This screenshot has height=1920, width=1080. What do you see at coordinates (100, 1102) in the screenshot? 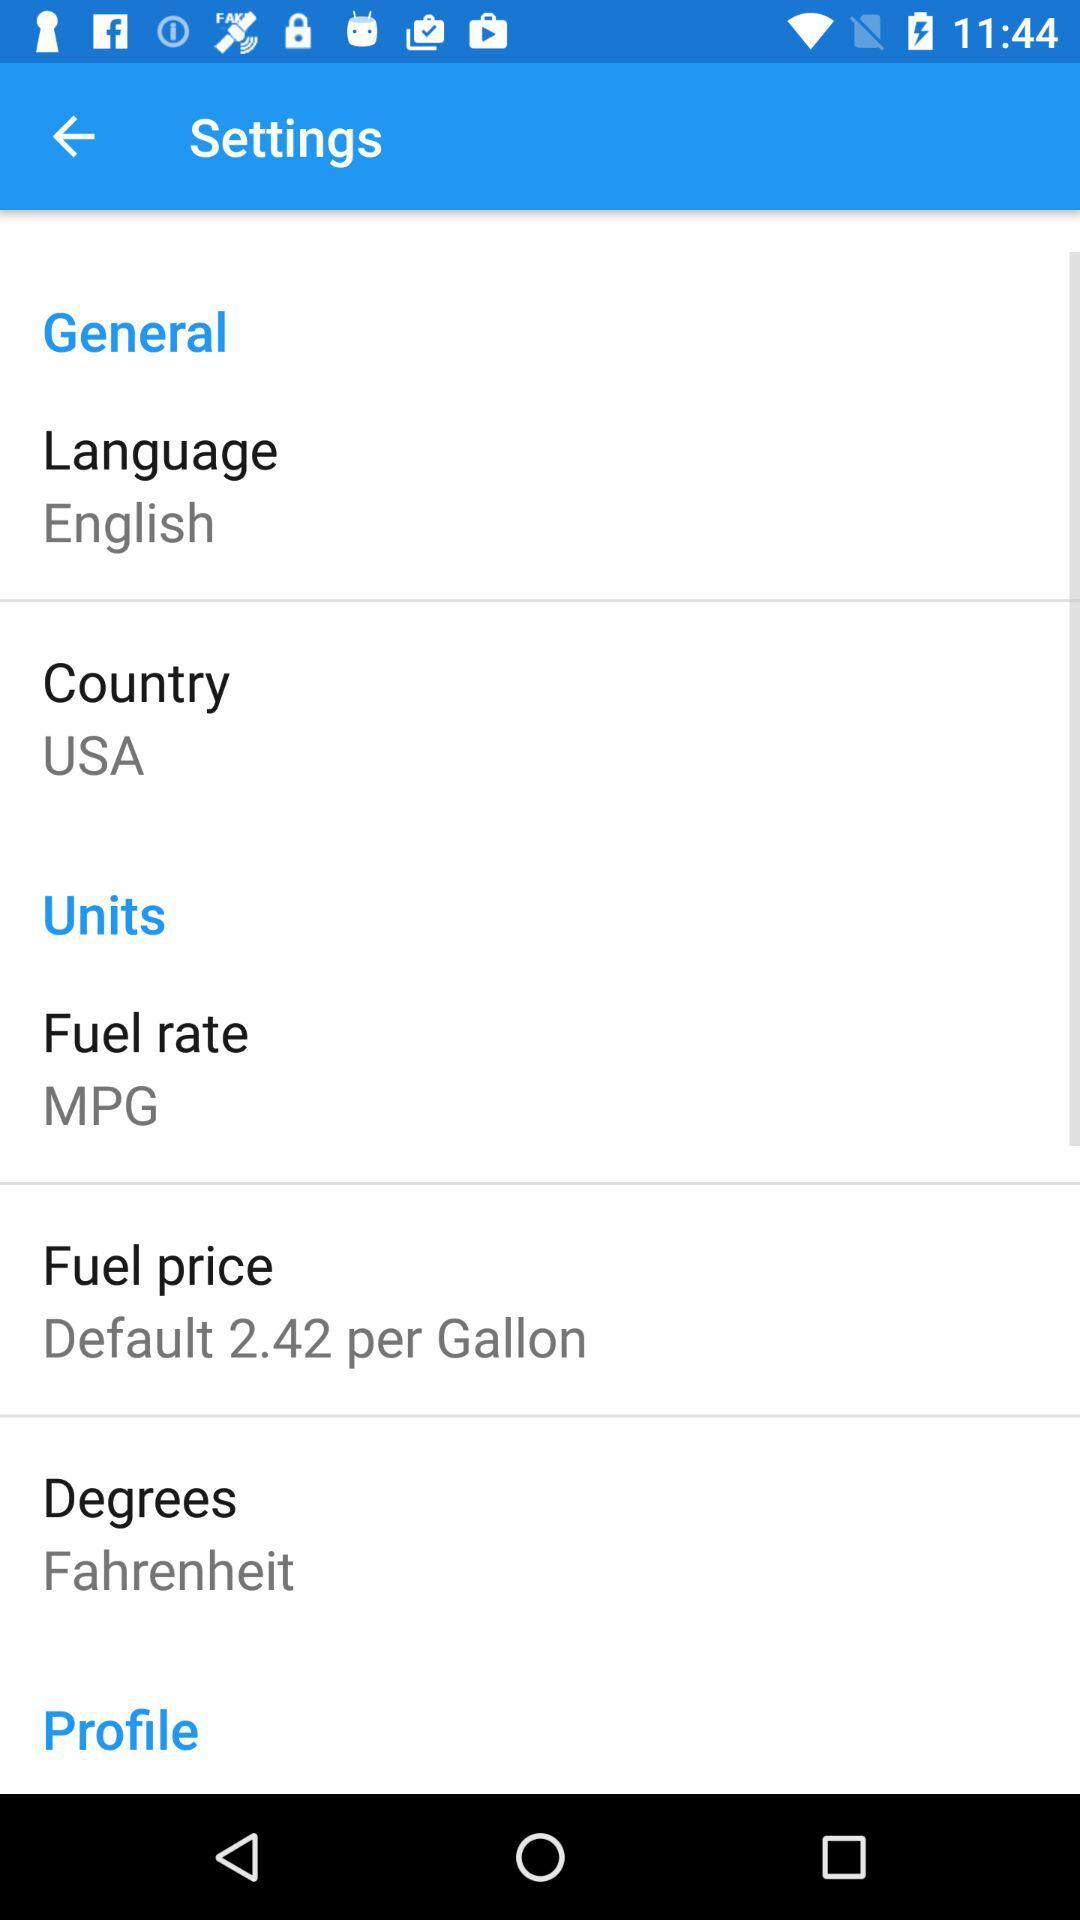
I see `mpg item` at bounding box center [100, 1102].